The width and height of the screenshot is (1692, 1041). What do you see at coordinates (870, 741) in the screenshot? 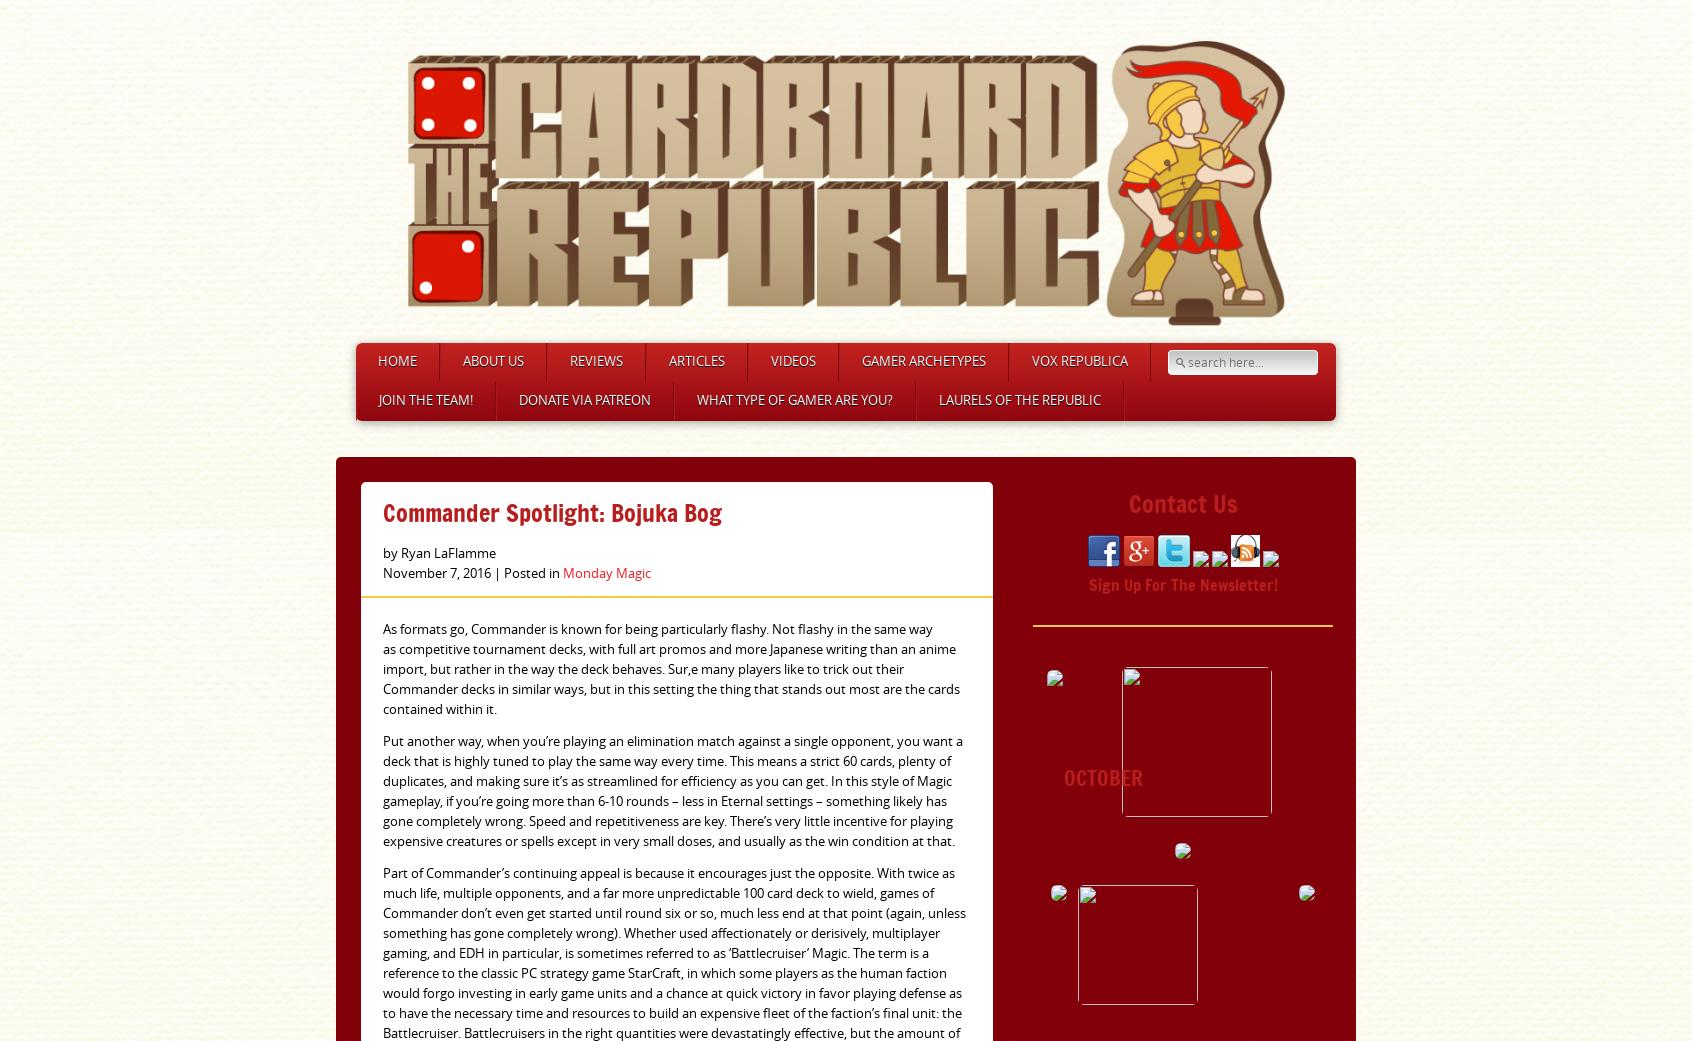
I see `'Up On A Soapbox'` at bounding box center [870, 741].